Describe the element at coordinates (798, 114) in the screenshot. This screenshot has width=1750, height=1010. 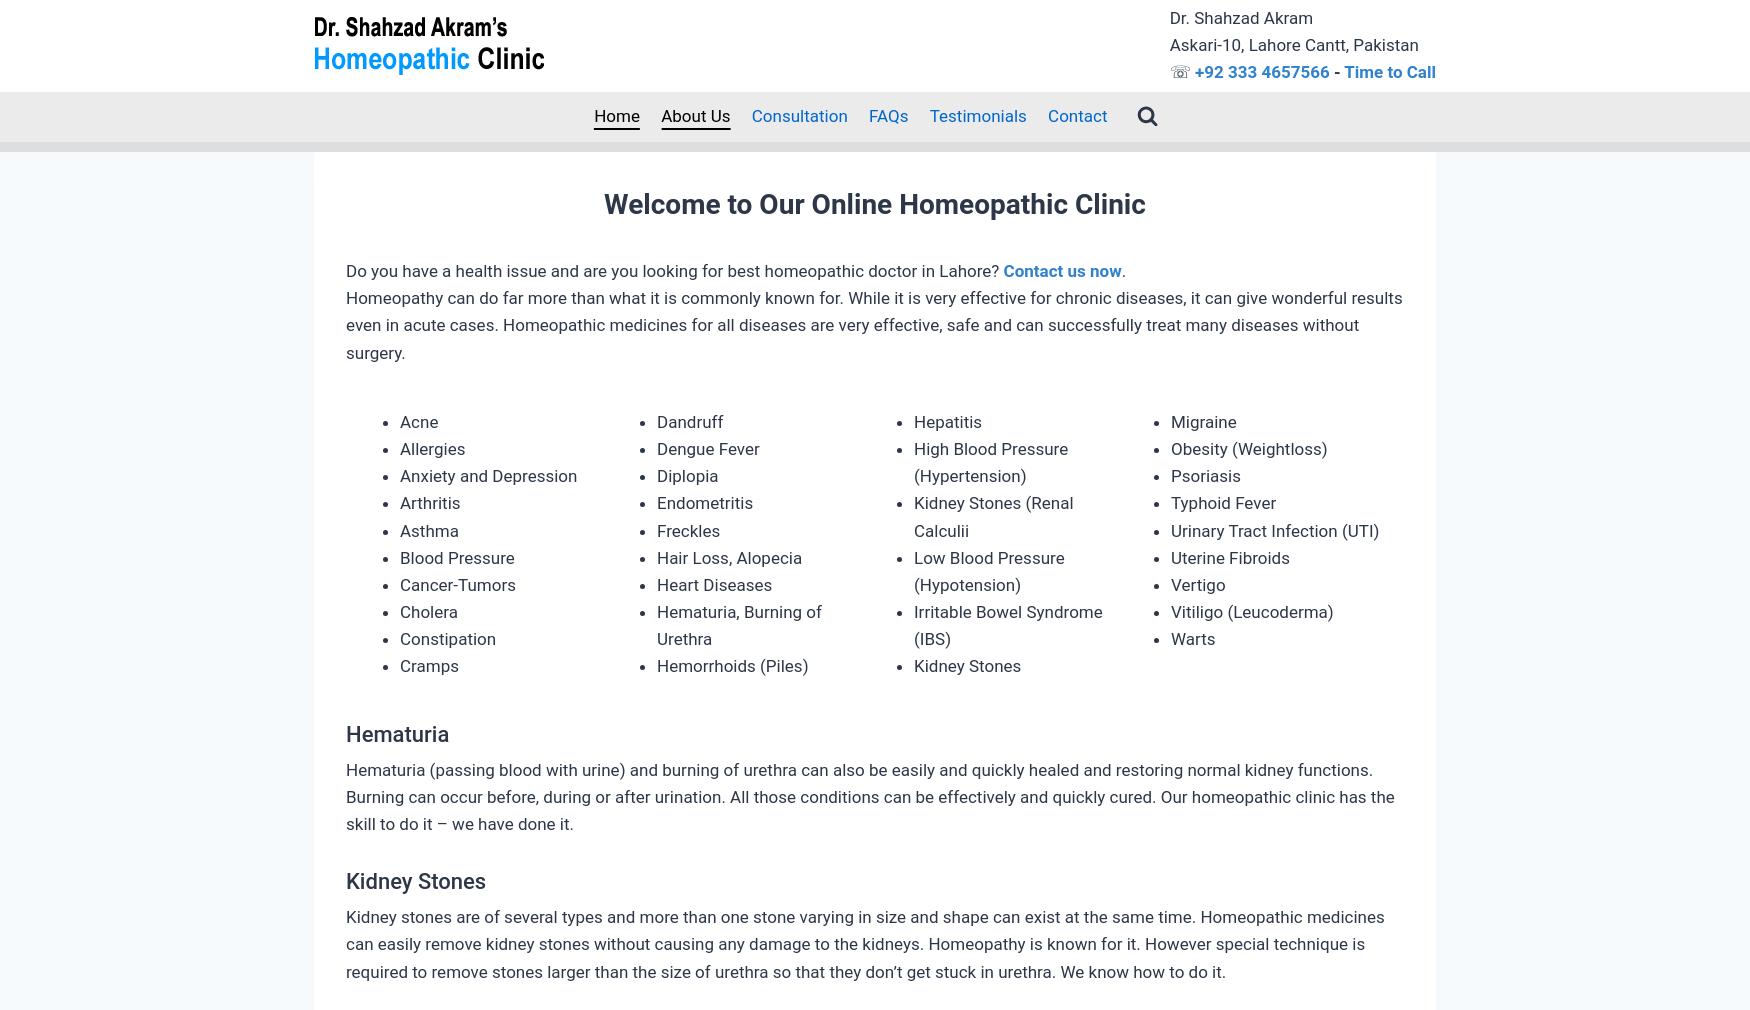
I see `'Consultation'` at that location.